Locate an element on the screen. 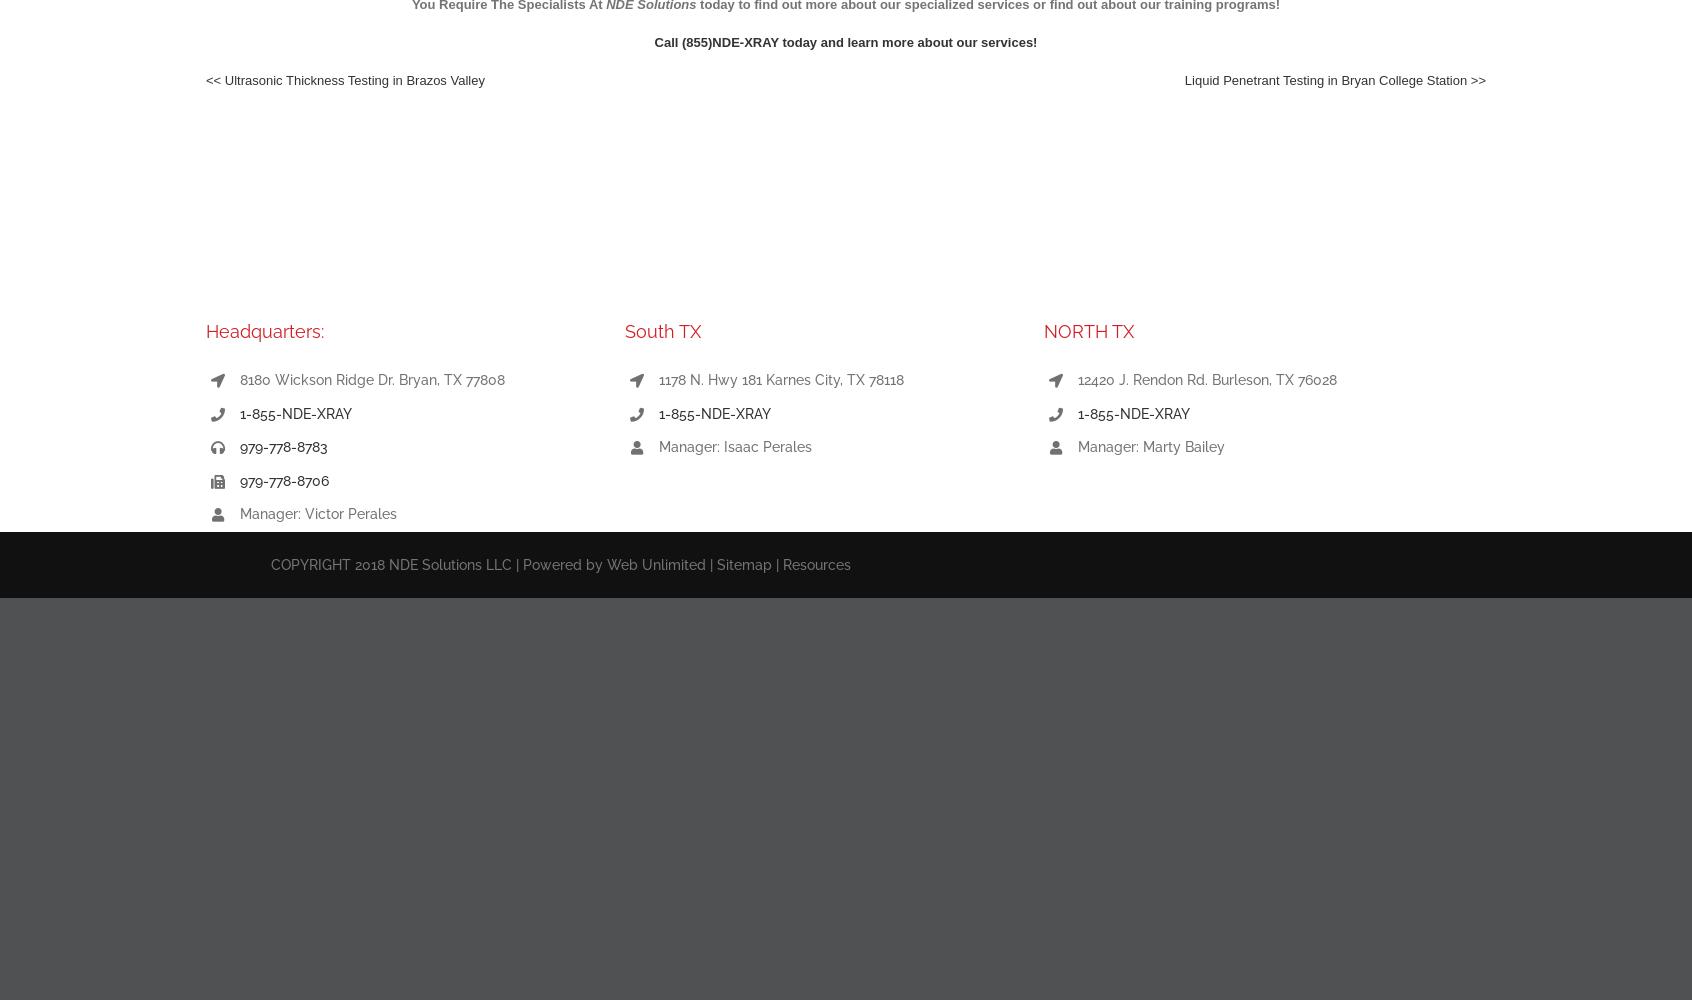  'COPYRIGHT 2018 NDE Solutions LLC | Powered by' is located at coordinates (438, 564).